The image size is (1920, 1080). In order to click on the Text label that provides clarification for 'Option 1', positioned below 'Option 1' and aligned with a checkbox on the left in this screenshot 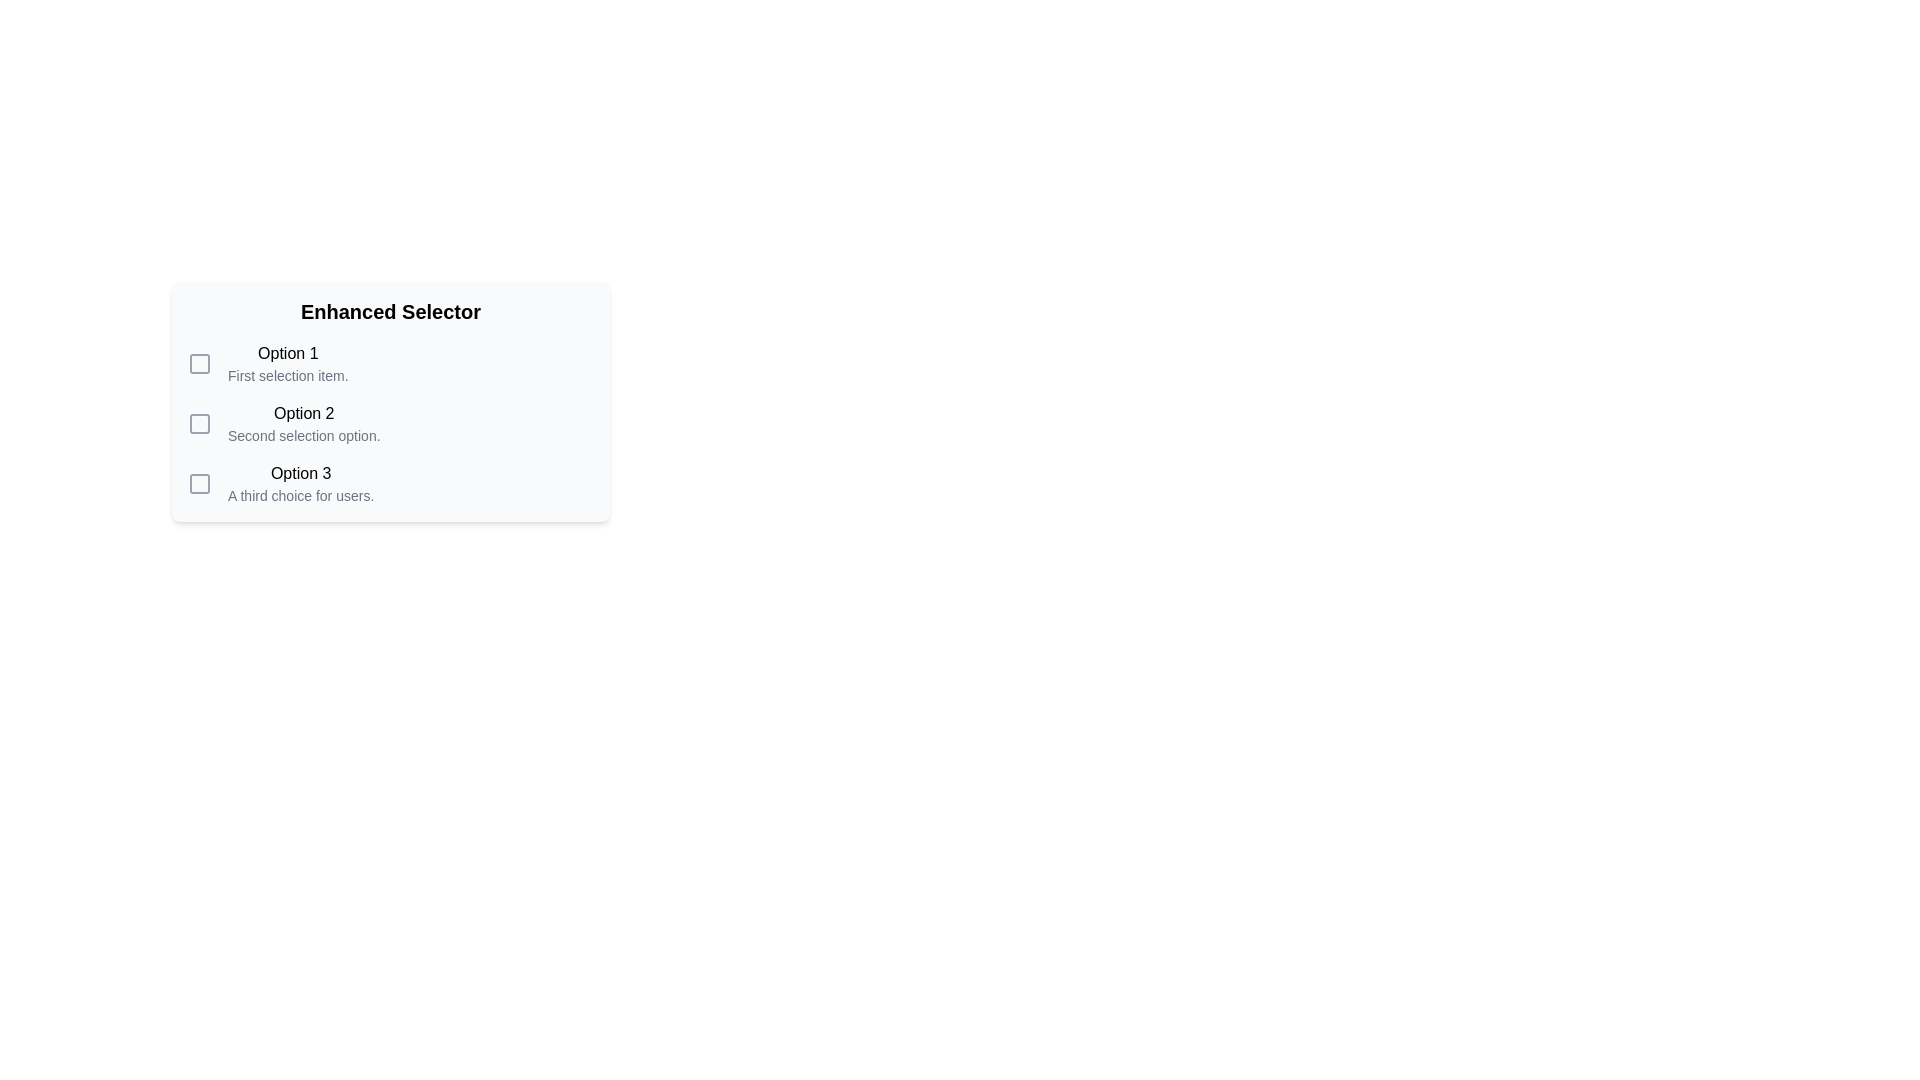, I will do `click(287, 375)`.